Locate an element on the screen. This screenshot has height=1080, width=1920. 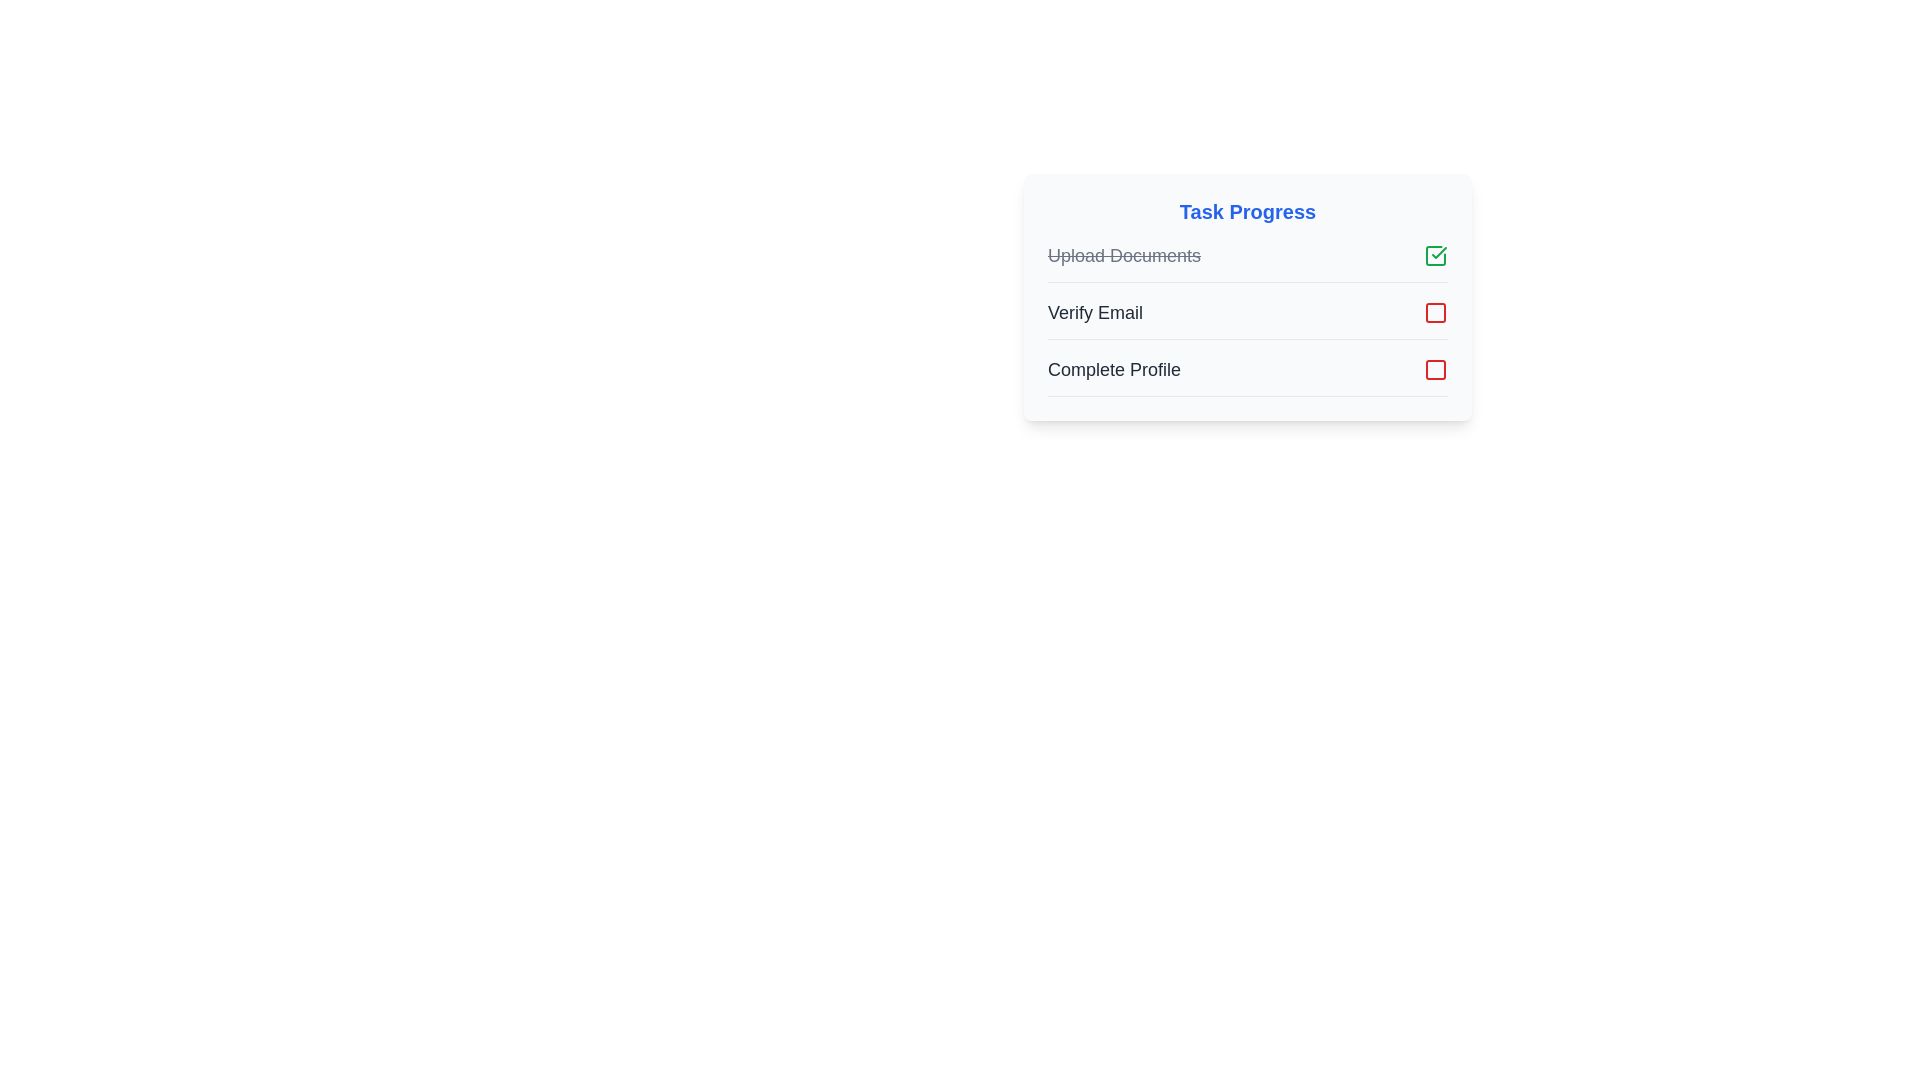
the red square icon next to the 'Verify Email' text in the checklist interface is located at coordinates (1434, 312).